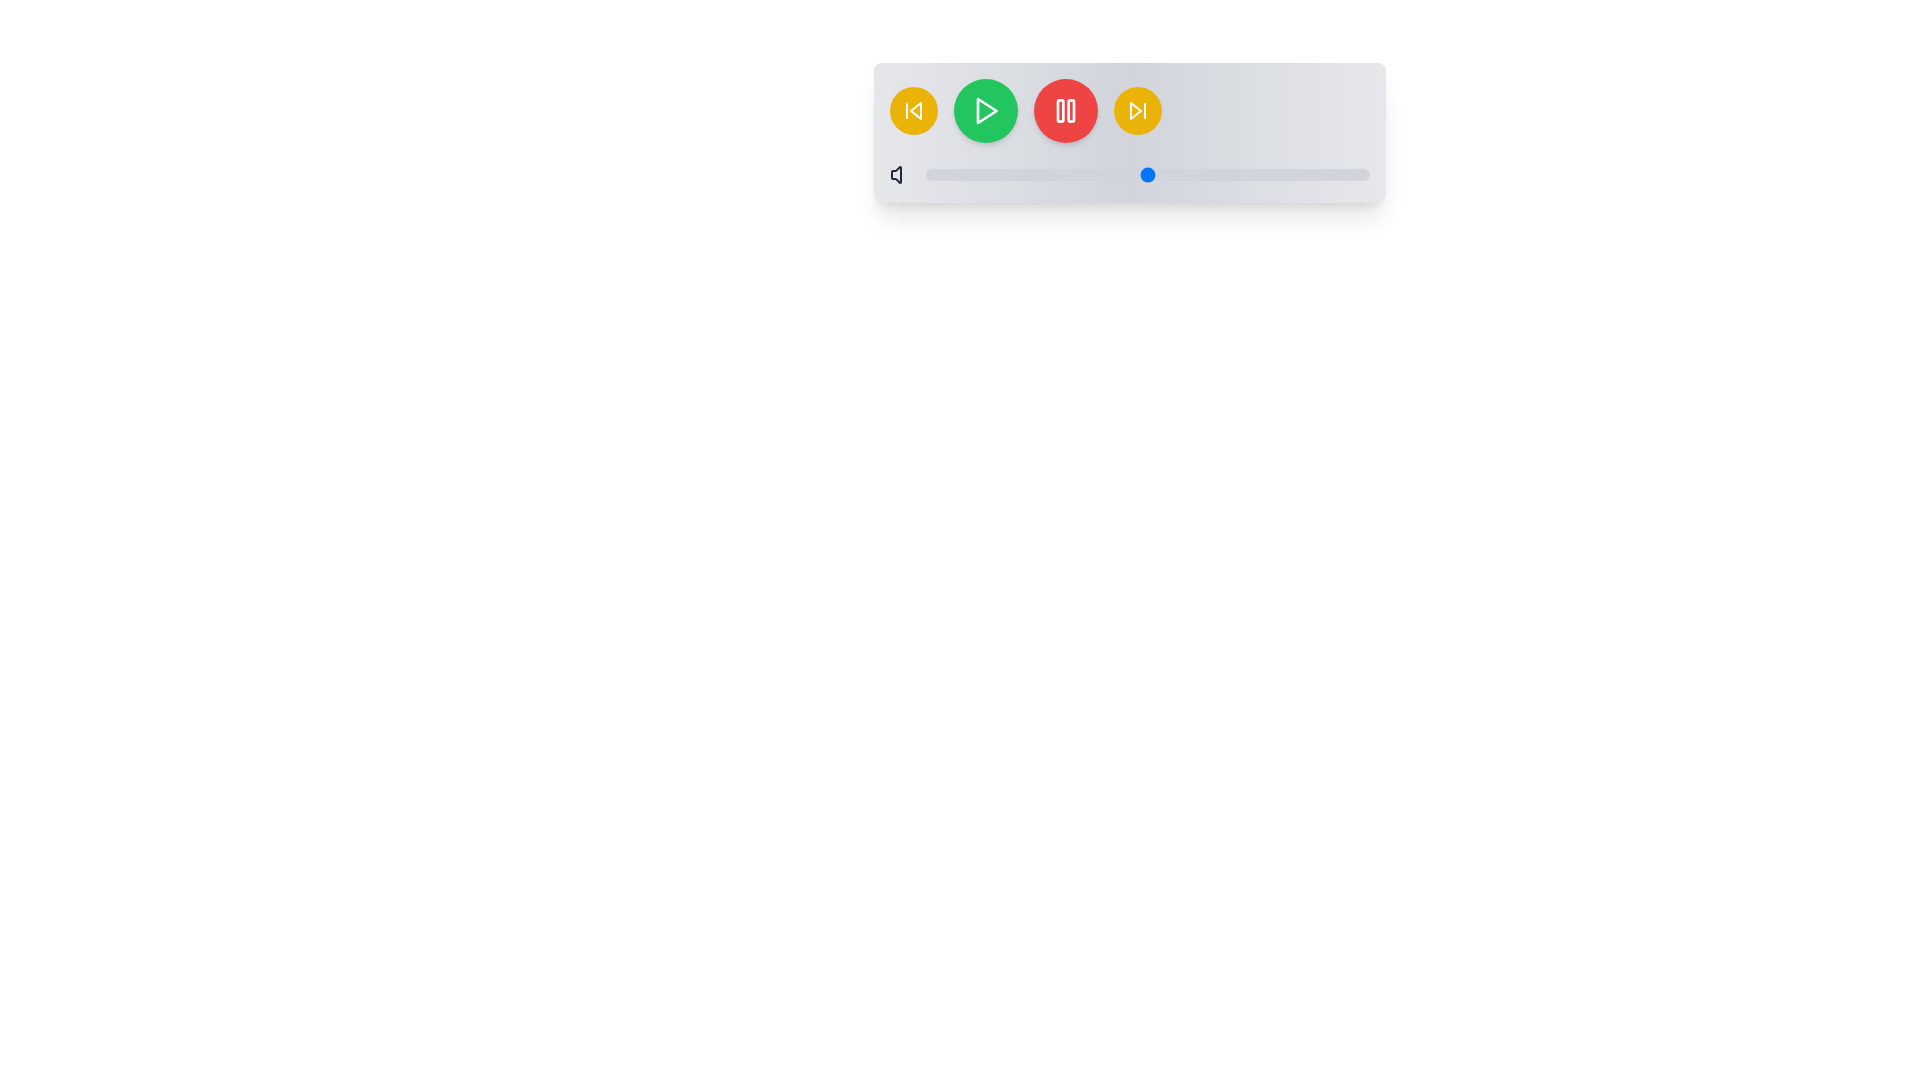  What do you see at coordinates (1275, 173) in the screenshot?
I see `the slider position` at bounding box center [1275, 173].